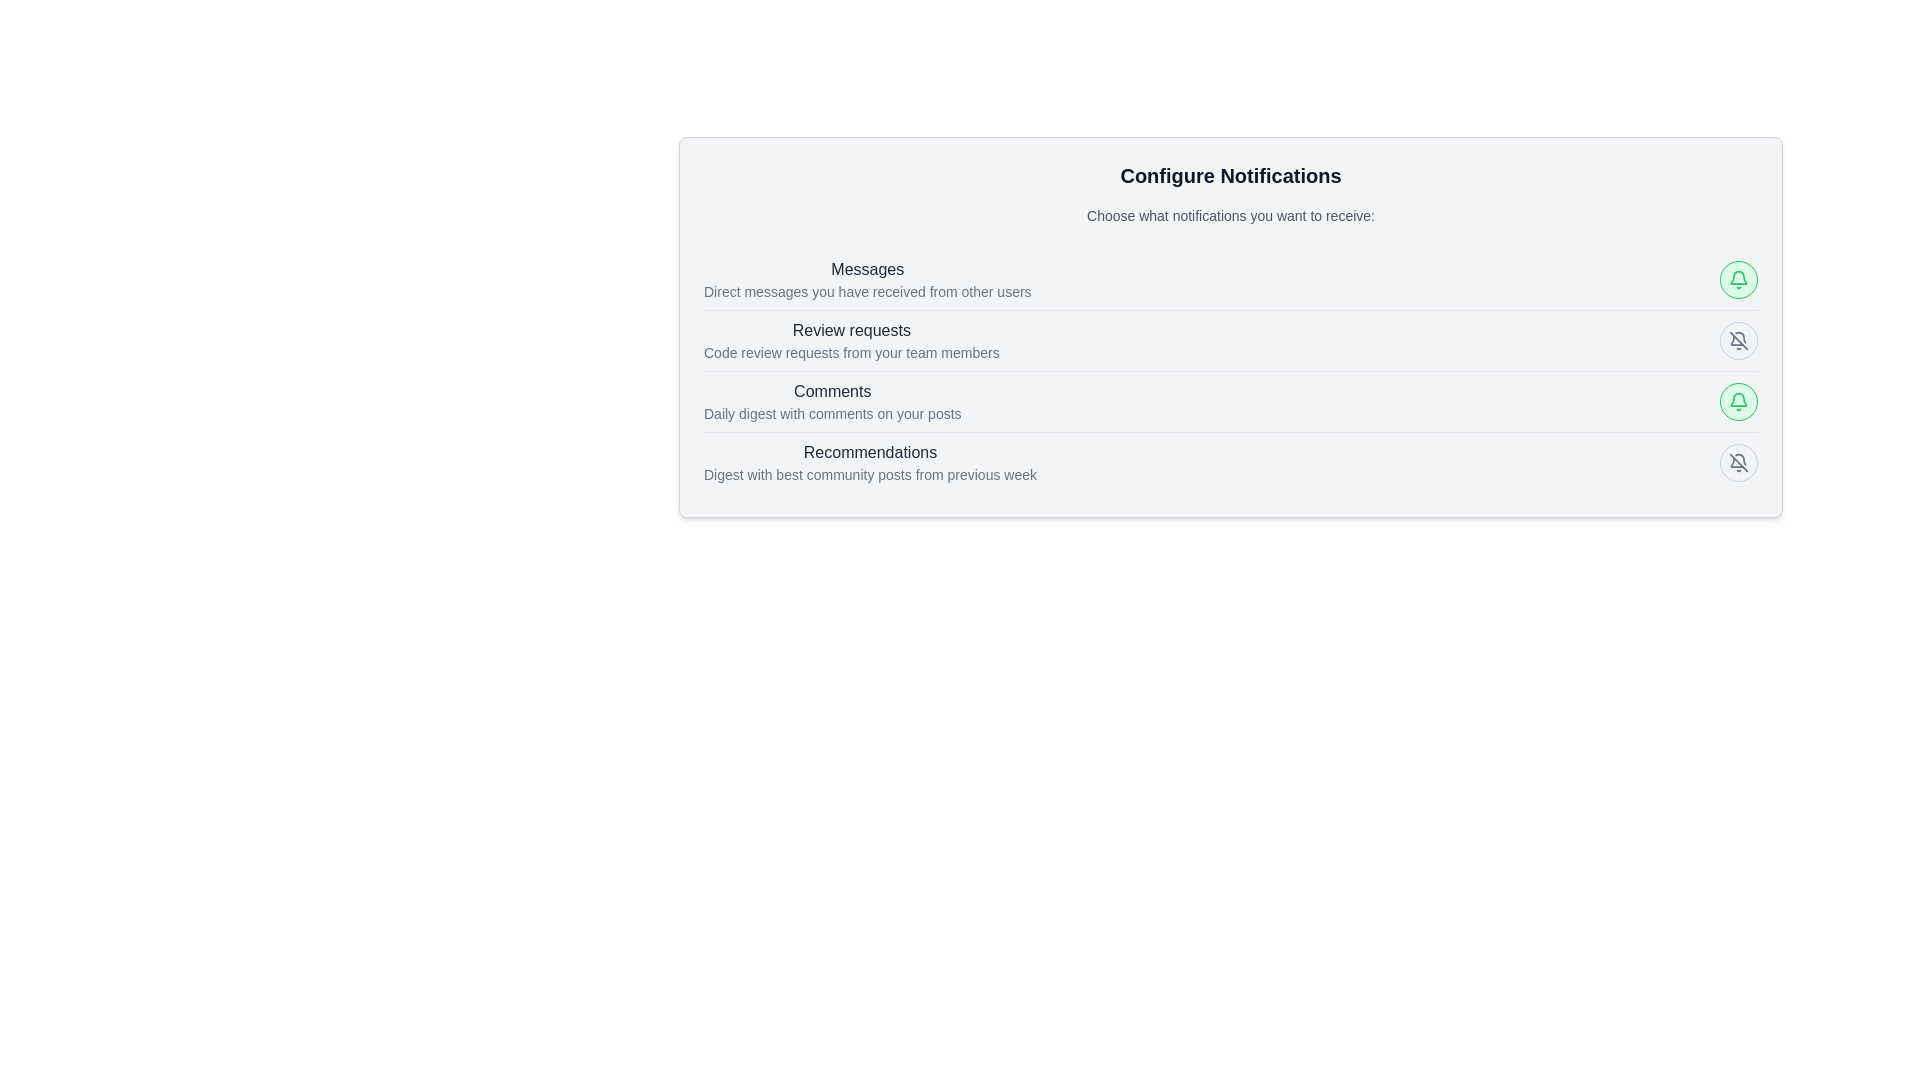 The height and width of the screenshot is (1080, 1920). What do you see at coordinates (851, 330) in the screenshot?
I see `the header text label that informs the user about notification preferences, which is positioned above the phrase 'Code review requests from your team members' within the 'Configure Notifications' section` at bounding box center [851, 330].